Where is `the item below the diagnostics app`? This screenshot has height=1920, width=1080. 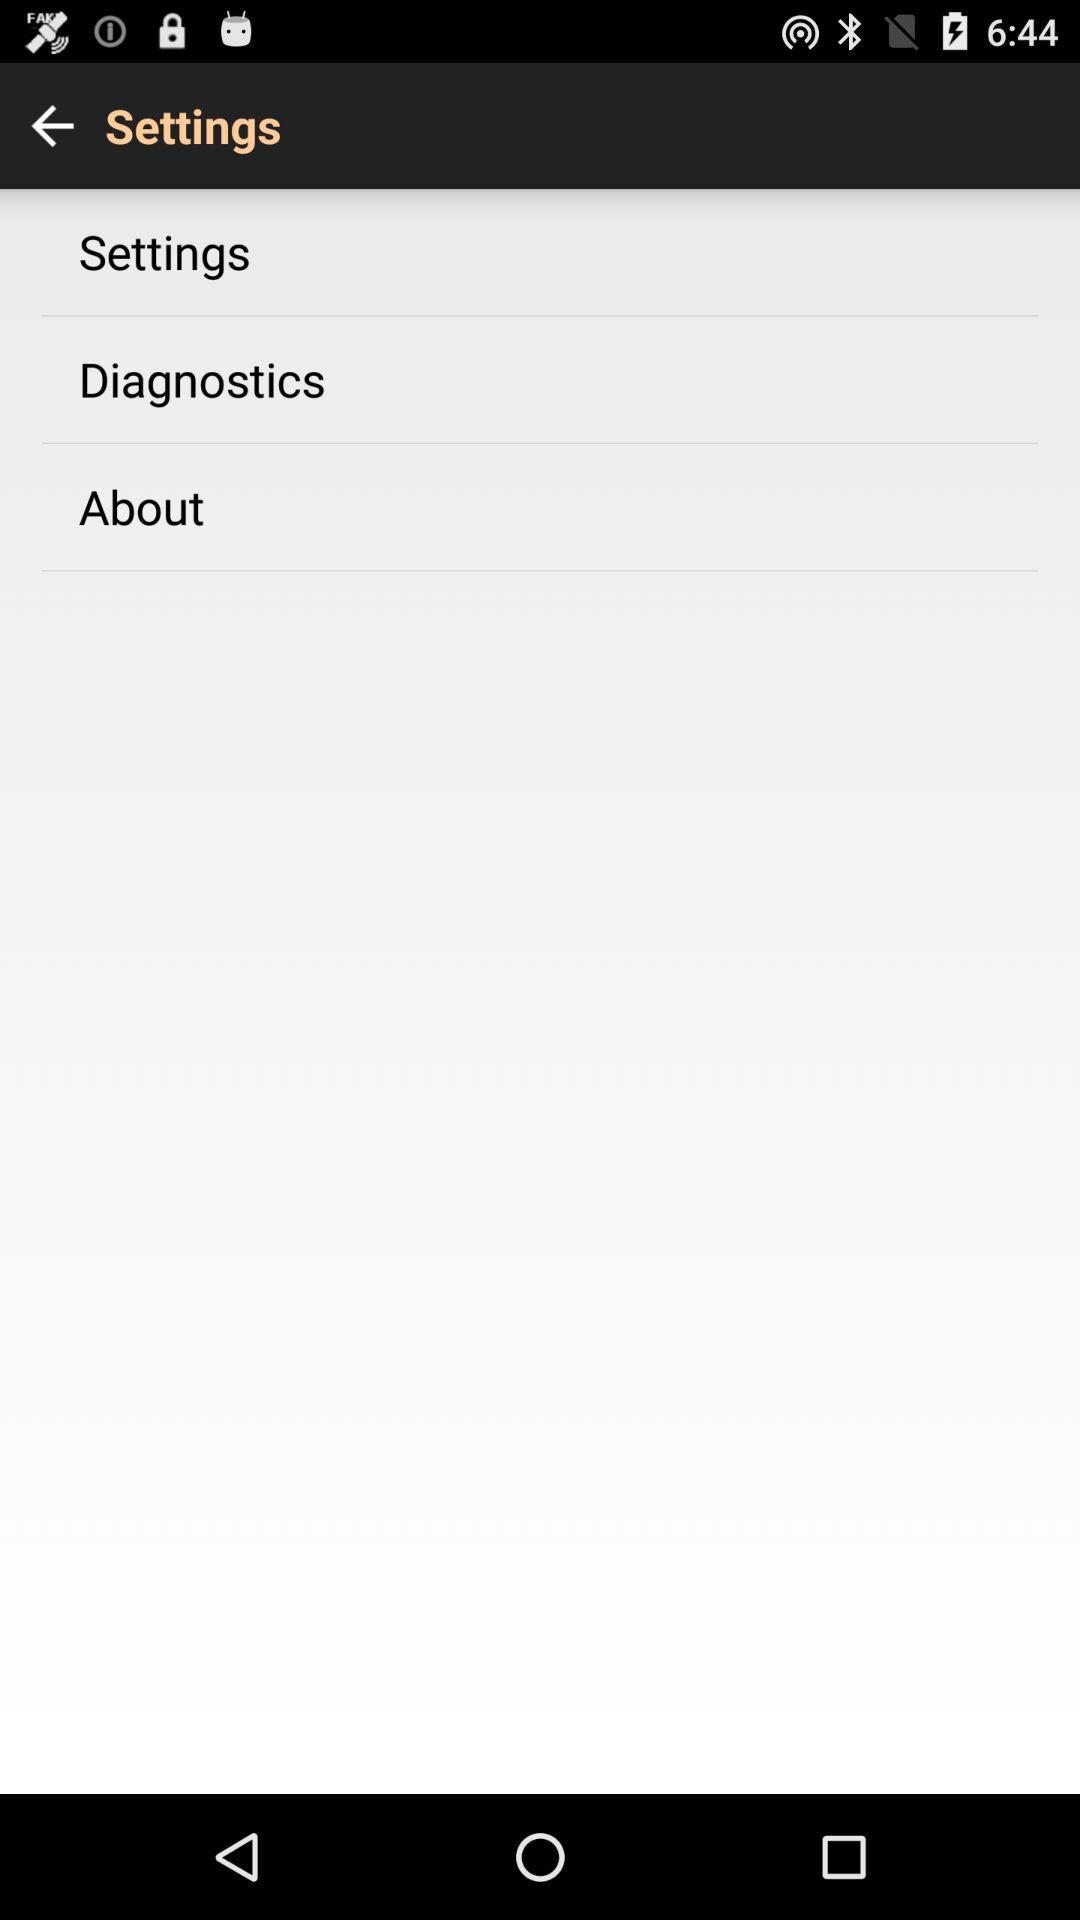 the item below the diagnostics app is located at coordinates (140, 506).